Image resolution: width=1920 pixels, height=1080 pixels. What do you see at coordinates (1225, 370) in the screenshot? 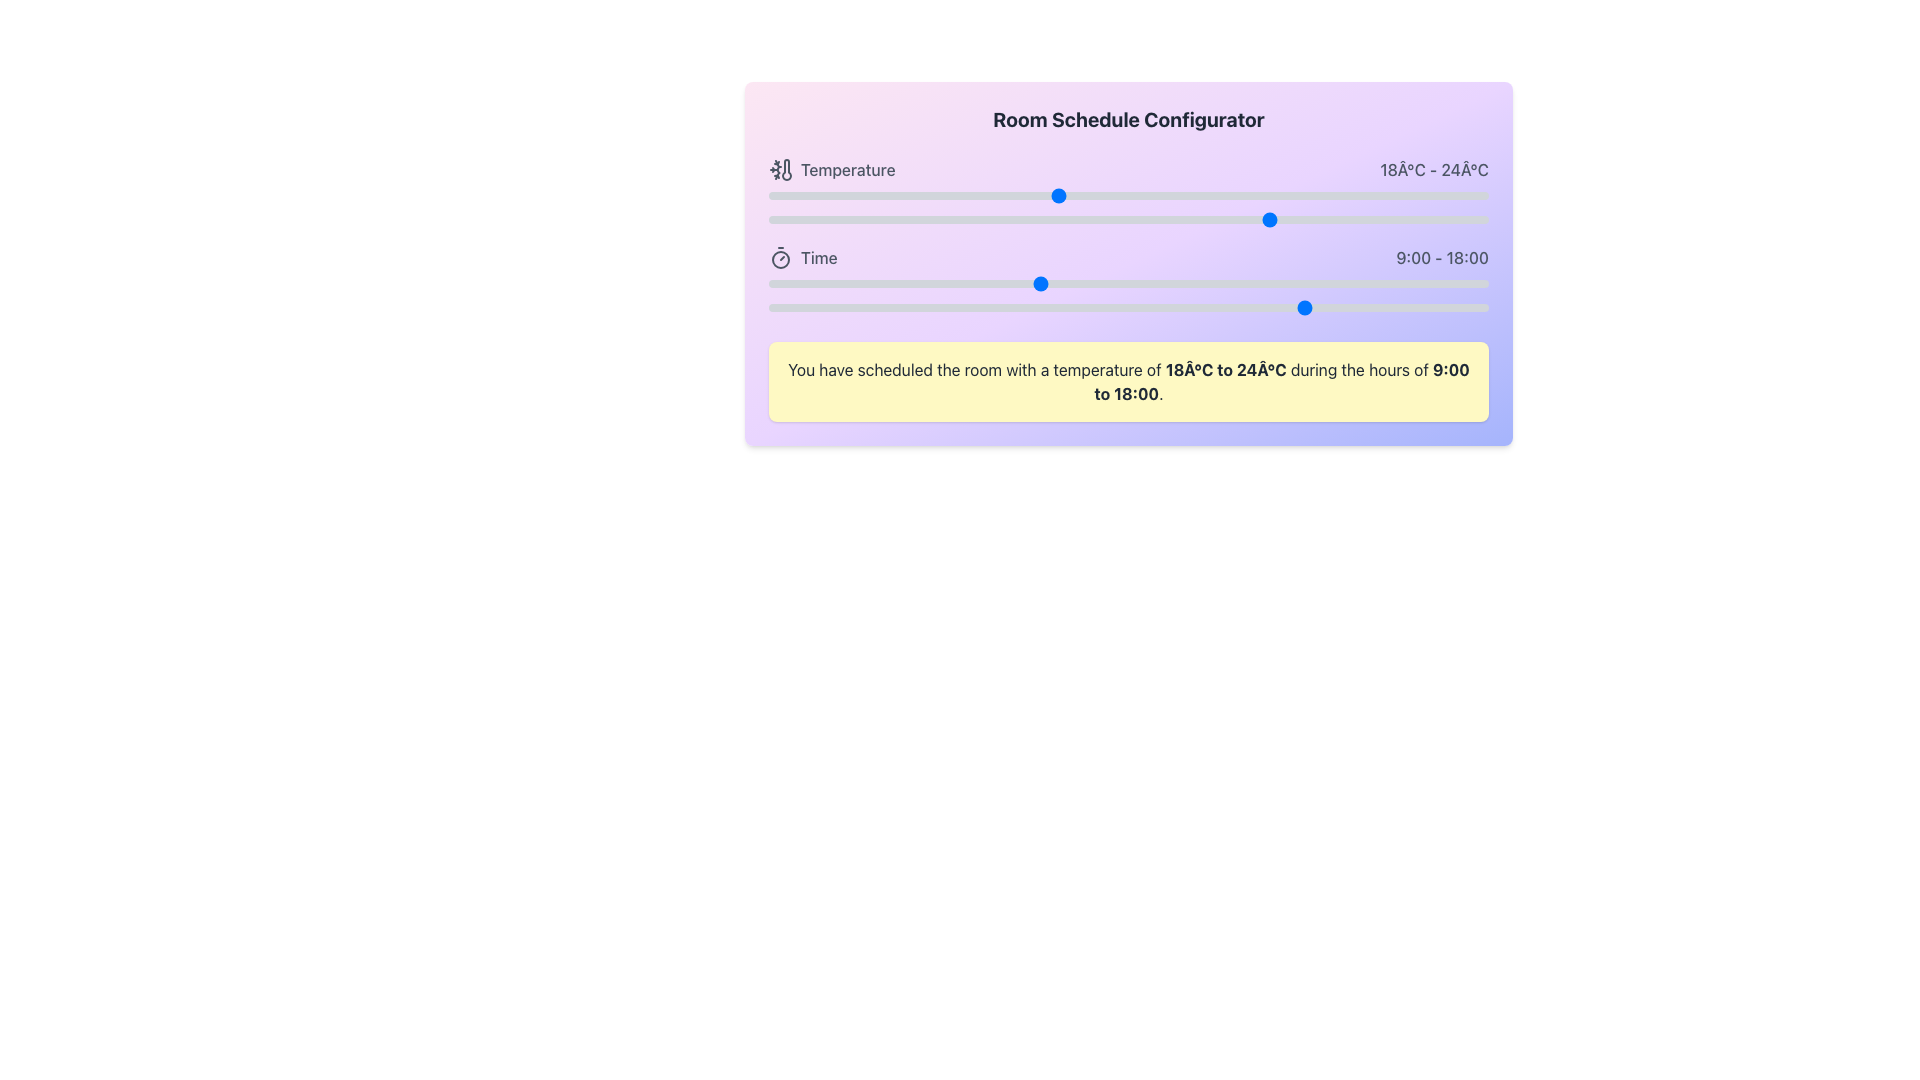
I see `the static text that displays the selected temperature range, confirming the user's choice regarding the temperature setting` at bounding box center [1225, 370].